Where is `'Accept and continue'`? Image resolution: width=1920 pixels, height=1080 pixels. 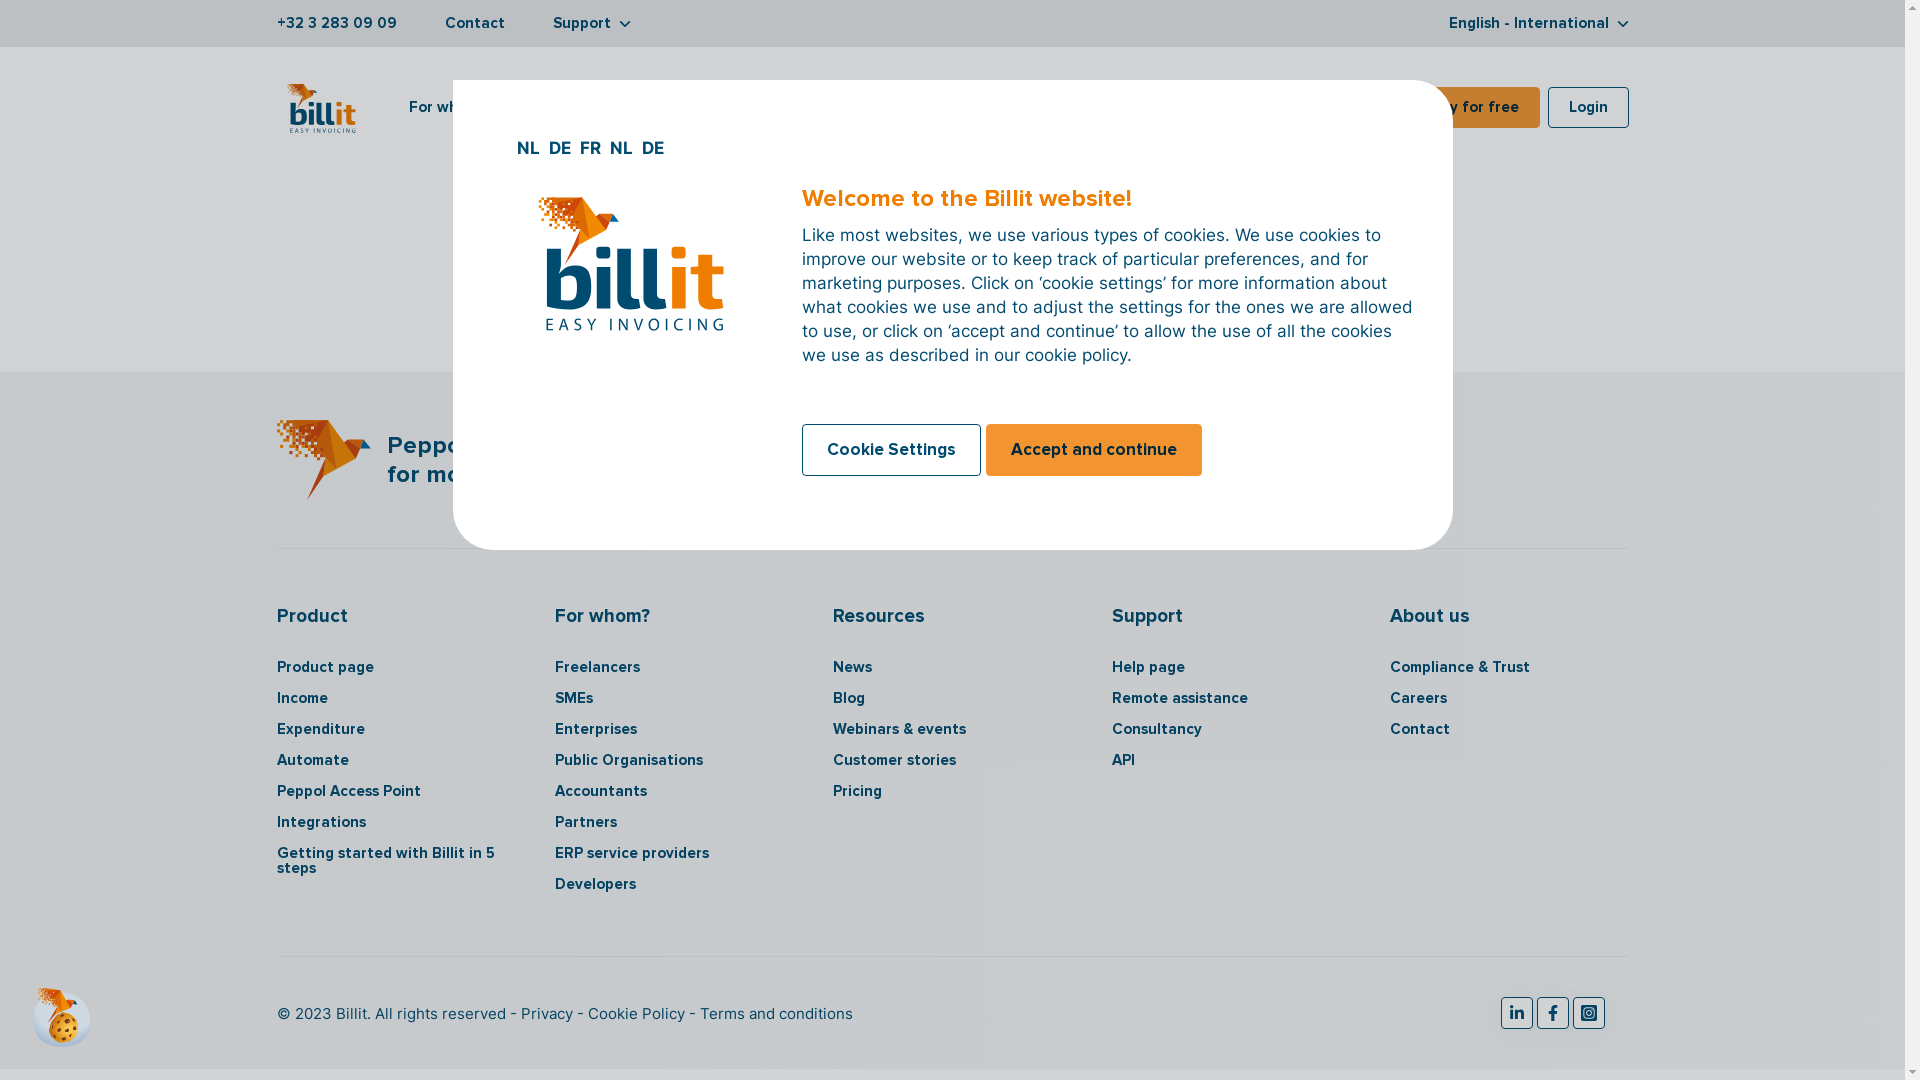 'Accept and continue' is located at coordinates (985, 450).